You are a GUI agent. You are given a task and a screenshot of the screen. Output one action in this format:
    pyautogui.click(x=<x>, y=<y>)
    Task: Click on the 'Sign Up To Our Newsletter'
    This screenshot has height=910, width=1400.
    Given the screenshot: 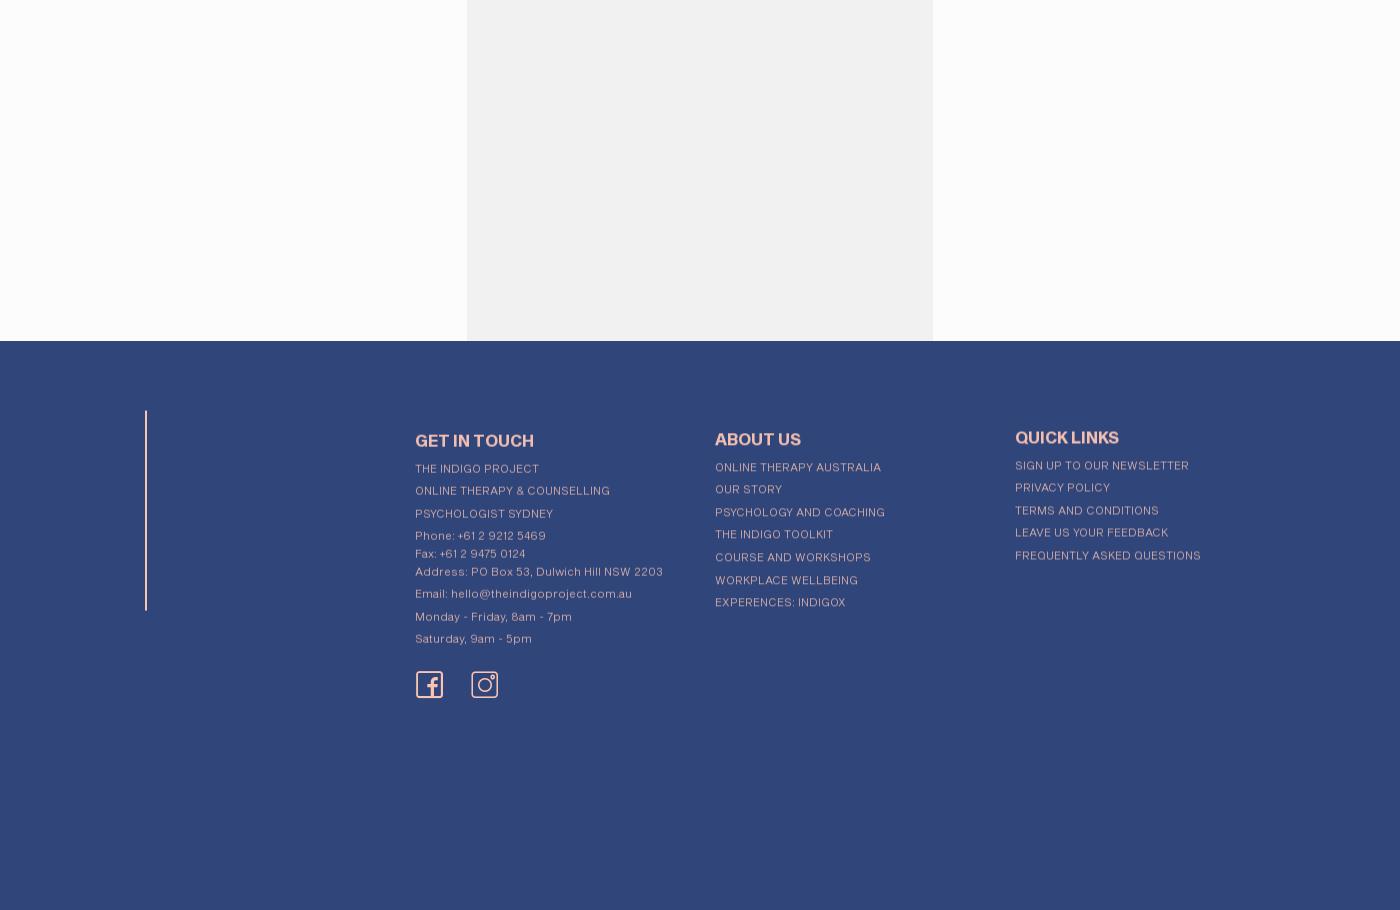 What is the action you would take?
    pyautogui.click(x=1101, y=458)
    